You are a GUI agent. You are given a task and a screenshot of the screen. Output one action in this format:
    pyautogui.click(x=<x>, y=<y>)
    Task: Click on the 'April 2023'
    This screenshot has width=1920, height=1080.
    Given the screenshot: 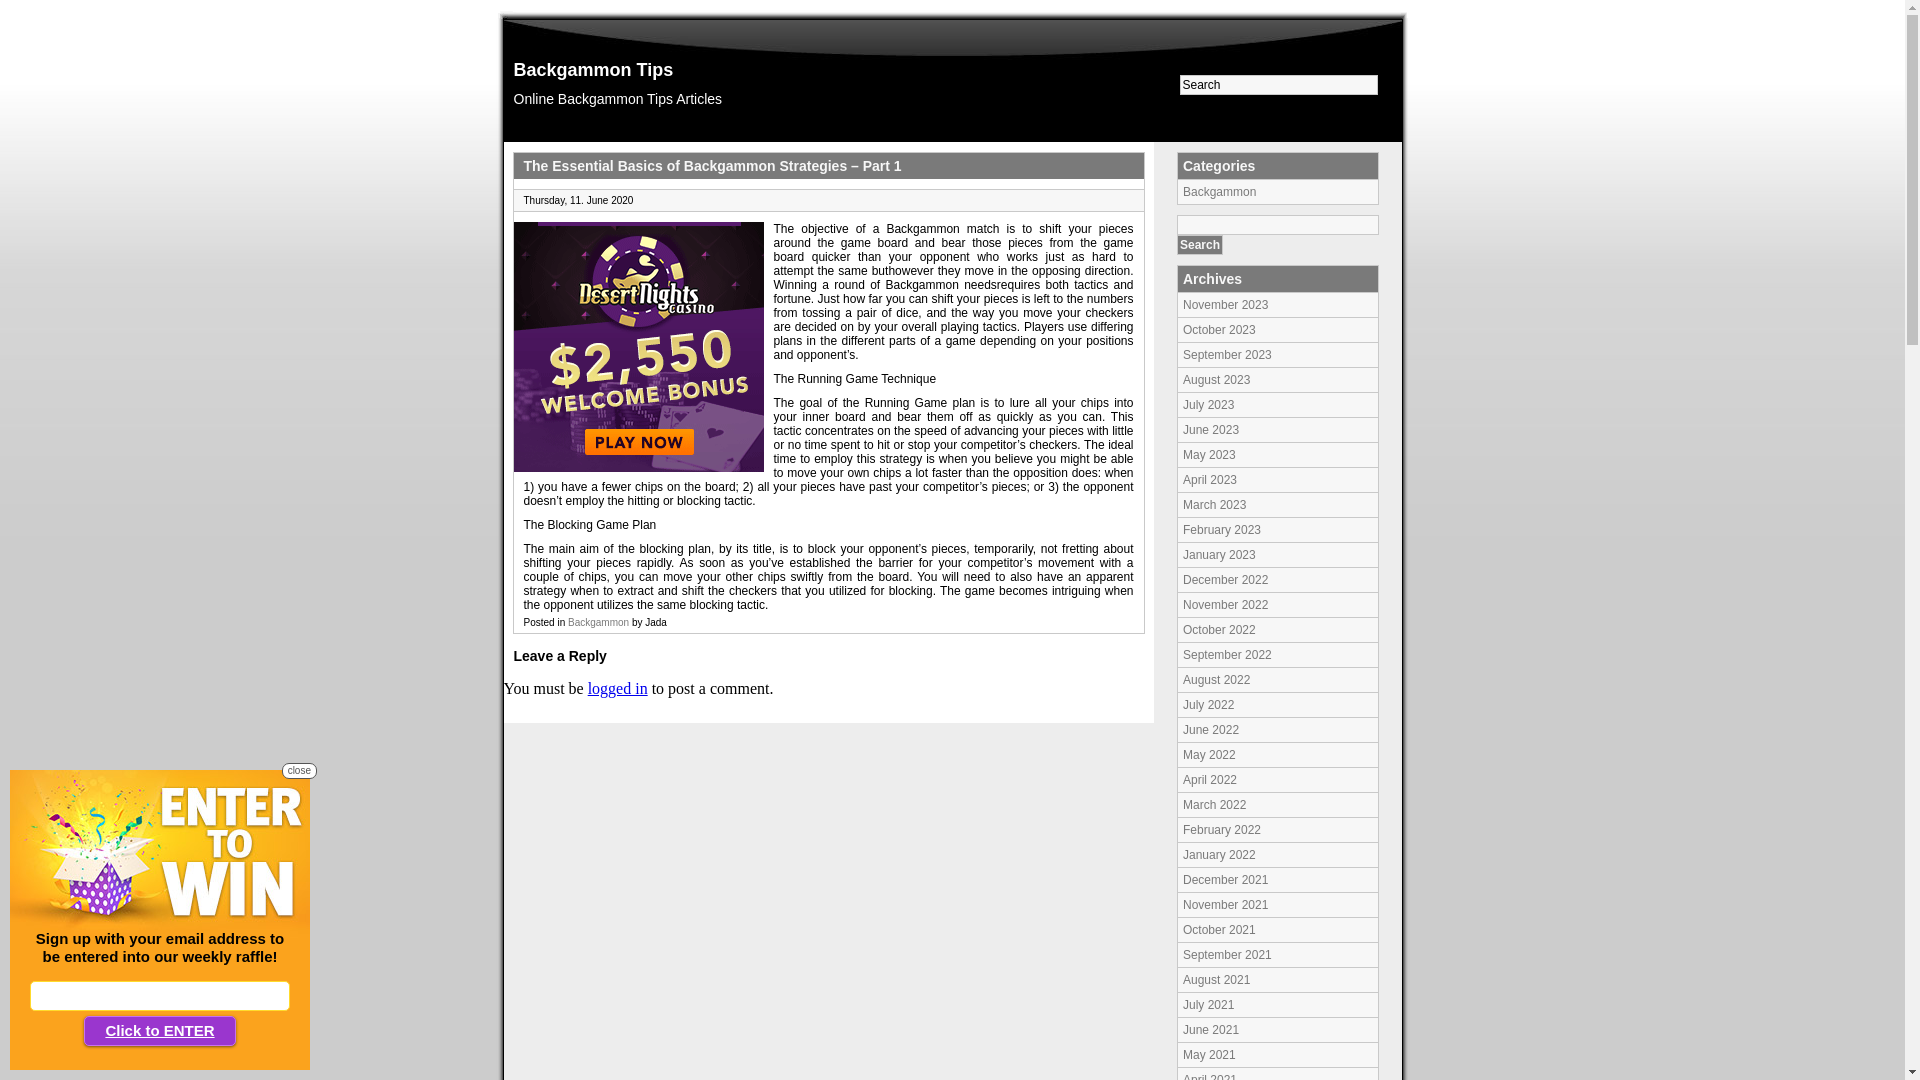 What is the action you would take?
    pyautogui.click(x=1208, y=479)
    